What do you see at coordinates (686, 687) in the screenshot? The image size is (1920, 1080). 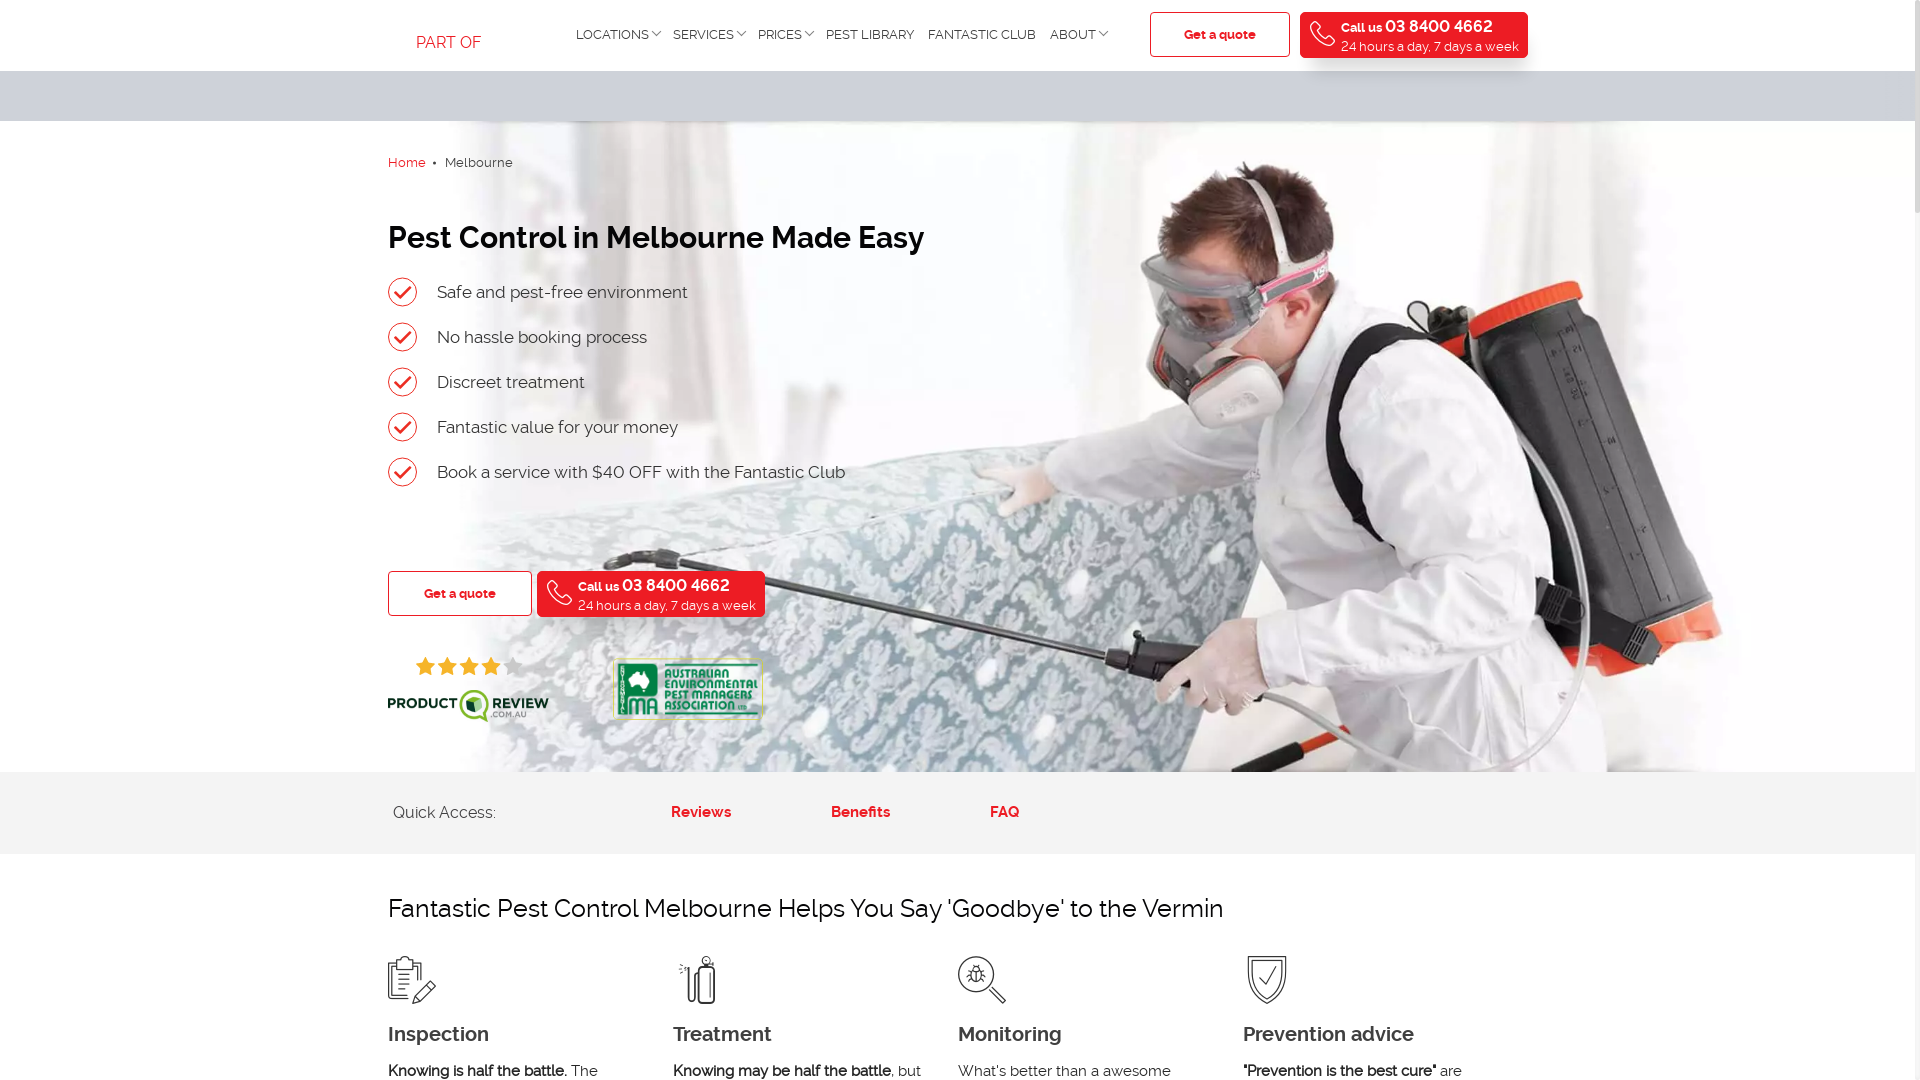 I see `'PMA'` at bounding box center [686, 687].